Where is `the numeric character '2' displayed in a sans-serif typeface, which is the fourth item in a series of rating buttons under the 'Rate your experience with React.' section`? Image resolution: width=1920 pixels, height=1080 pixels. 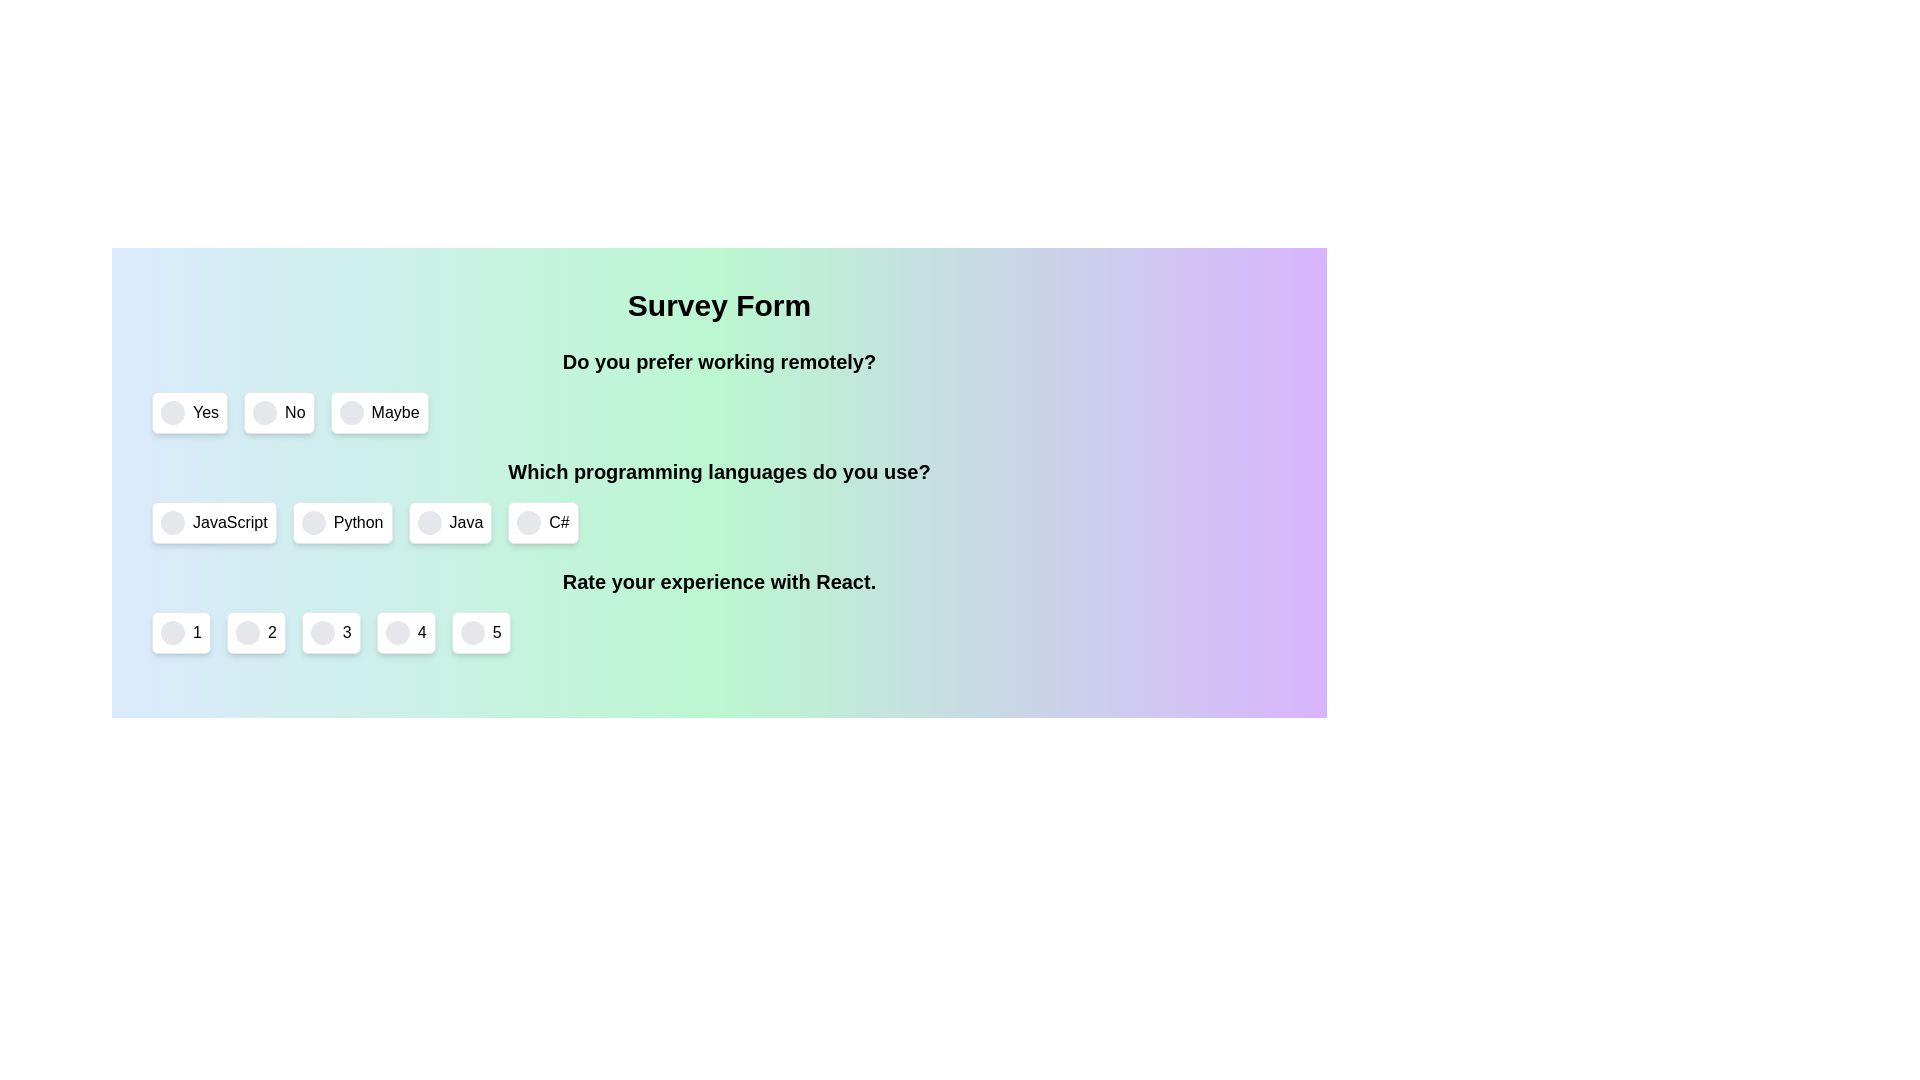 the numeric character '2' displayed in a sans-serif typeface, which is the fourth item in a series of rating buttons under the 'Rate your experience with React.' section is located at coordinates (271, 632).